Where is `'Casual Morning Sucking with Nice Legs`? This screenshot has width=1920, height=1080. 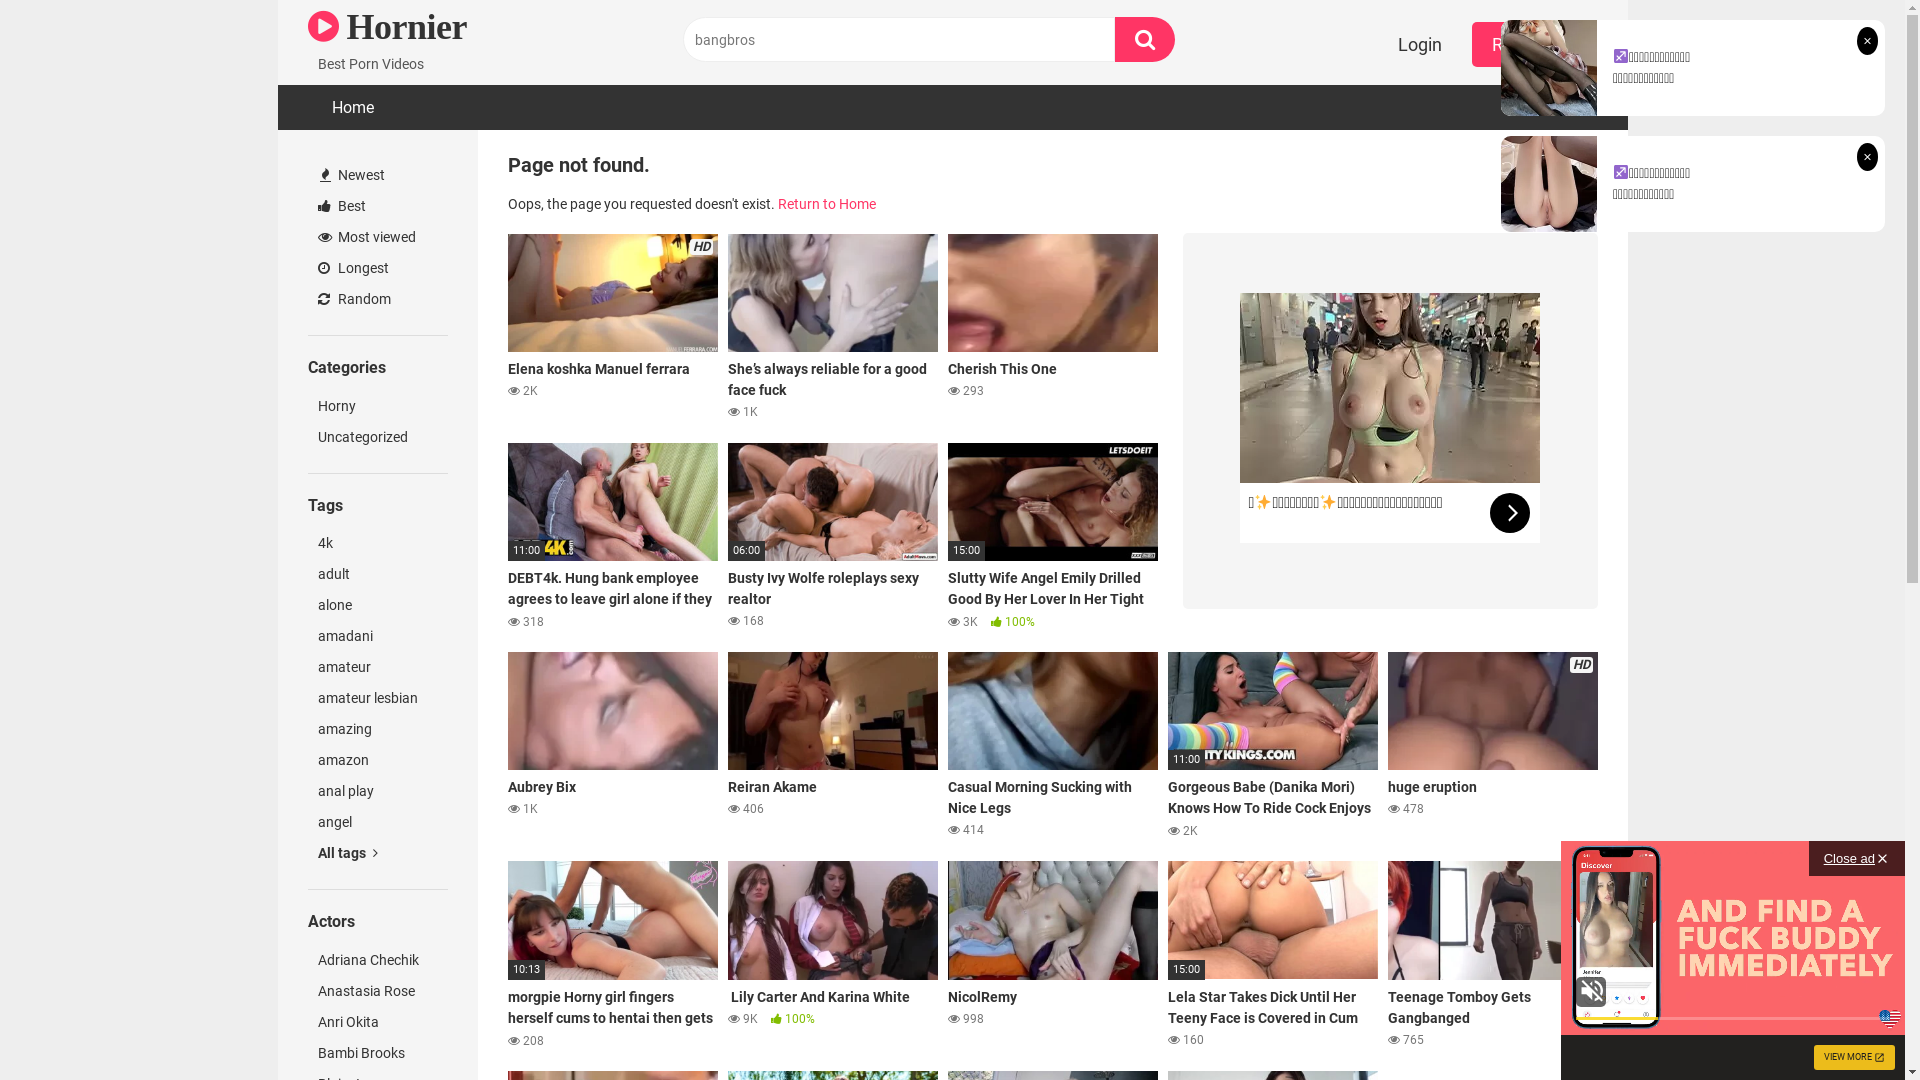
'Casual Morning Sucking with Nice Legs is located at coordinates (947, 745).